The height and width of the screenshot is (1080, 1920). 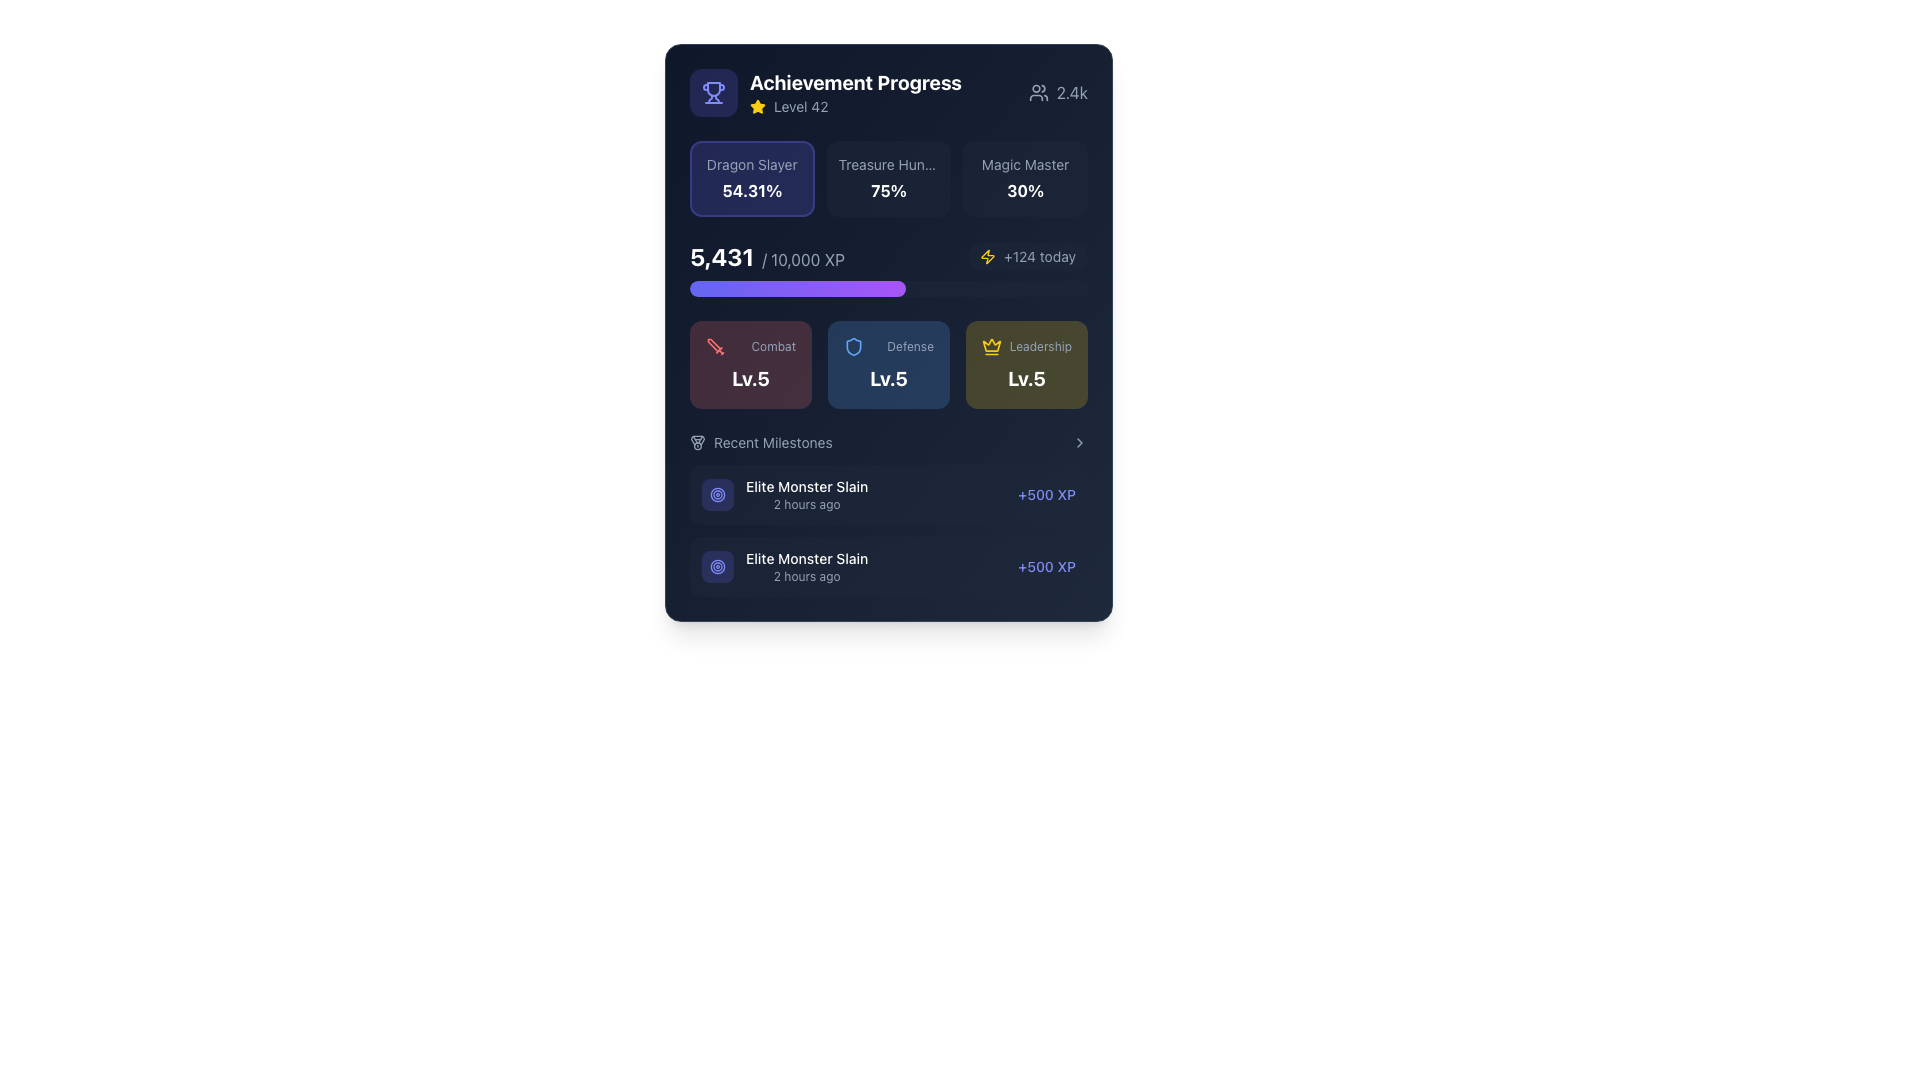 What do you see at coordinates (714, 92) in the screenshot?
I see `the trophy-shaped icon inside the rounded rectangle element with an indigo background, located in the upper left section of the 'Achievement Progress' component, to the left of the text 'Achievement Progress Level 42.'` at bounding box center [714, 92].